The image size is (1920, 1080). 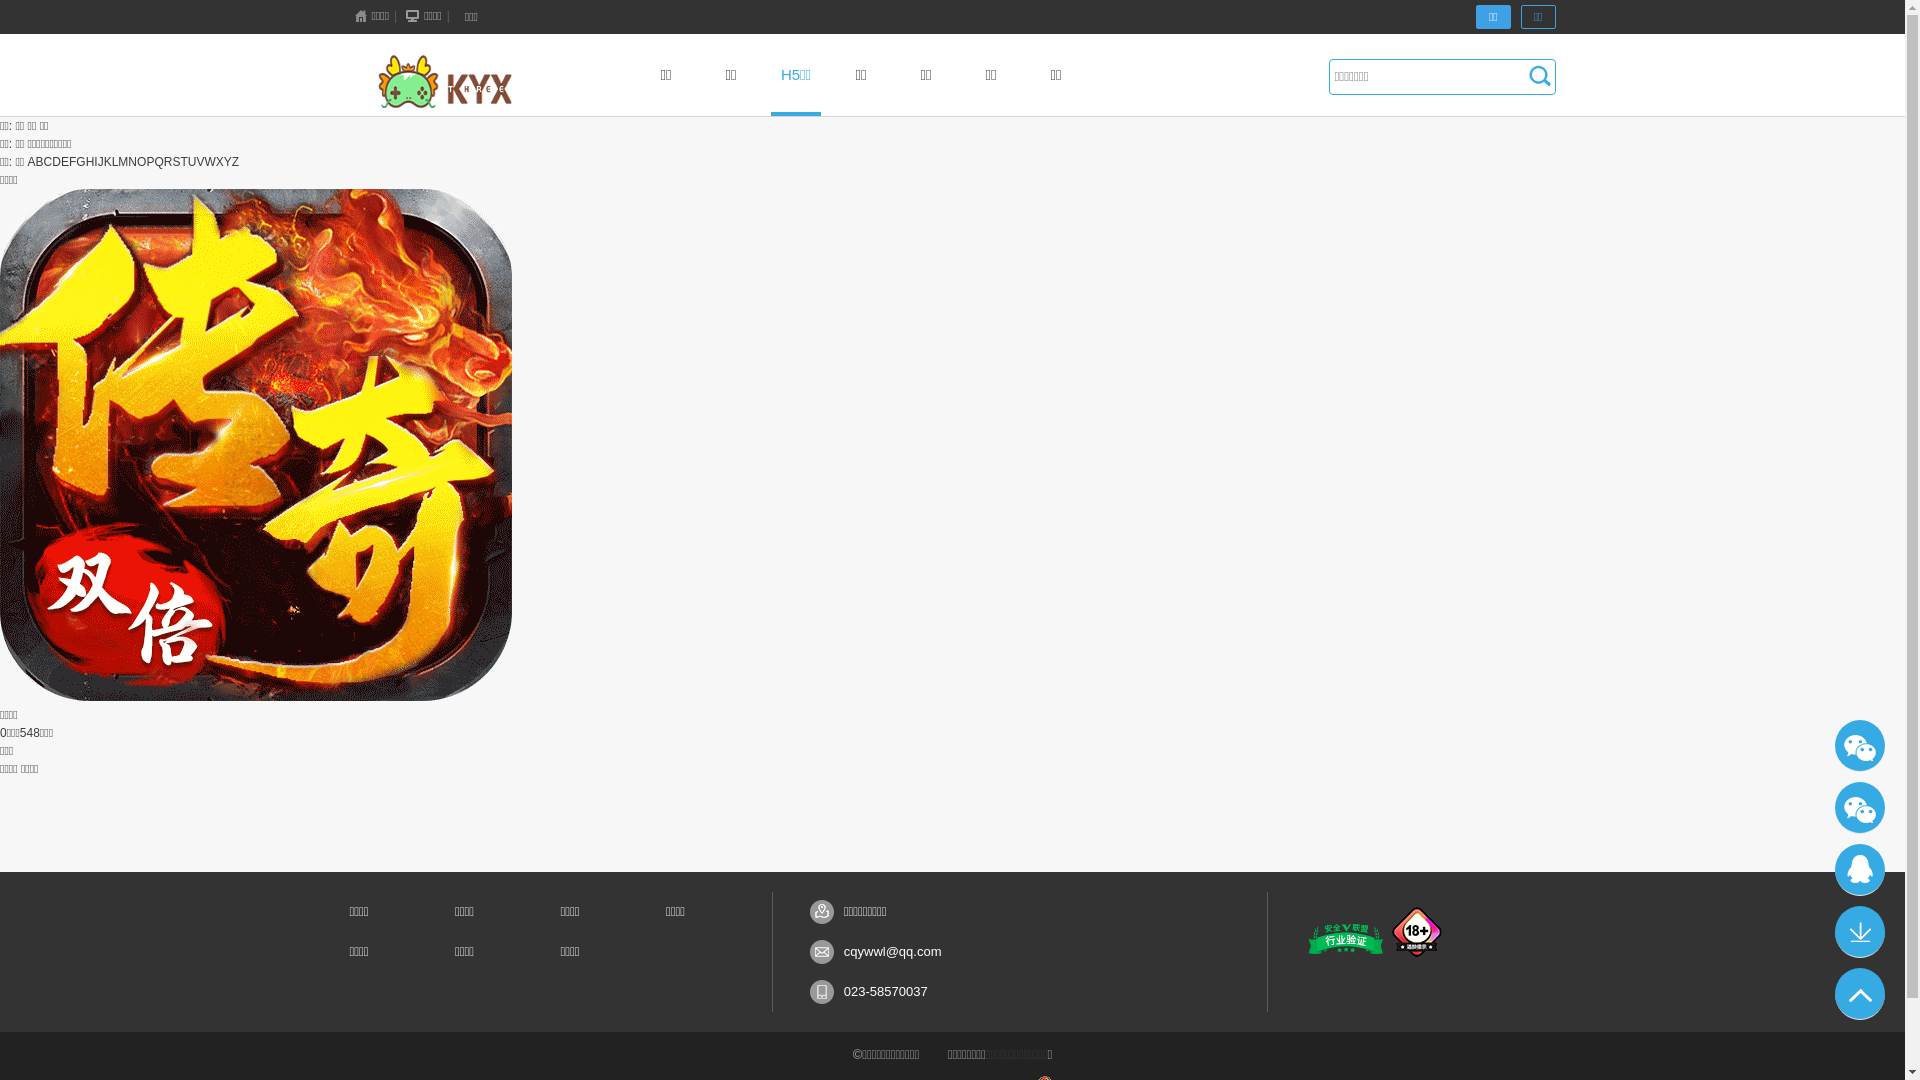 What do you see at coordinates (65, 161) in the screenshot?
I see `'E'` at bounding box center [65, 161].